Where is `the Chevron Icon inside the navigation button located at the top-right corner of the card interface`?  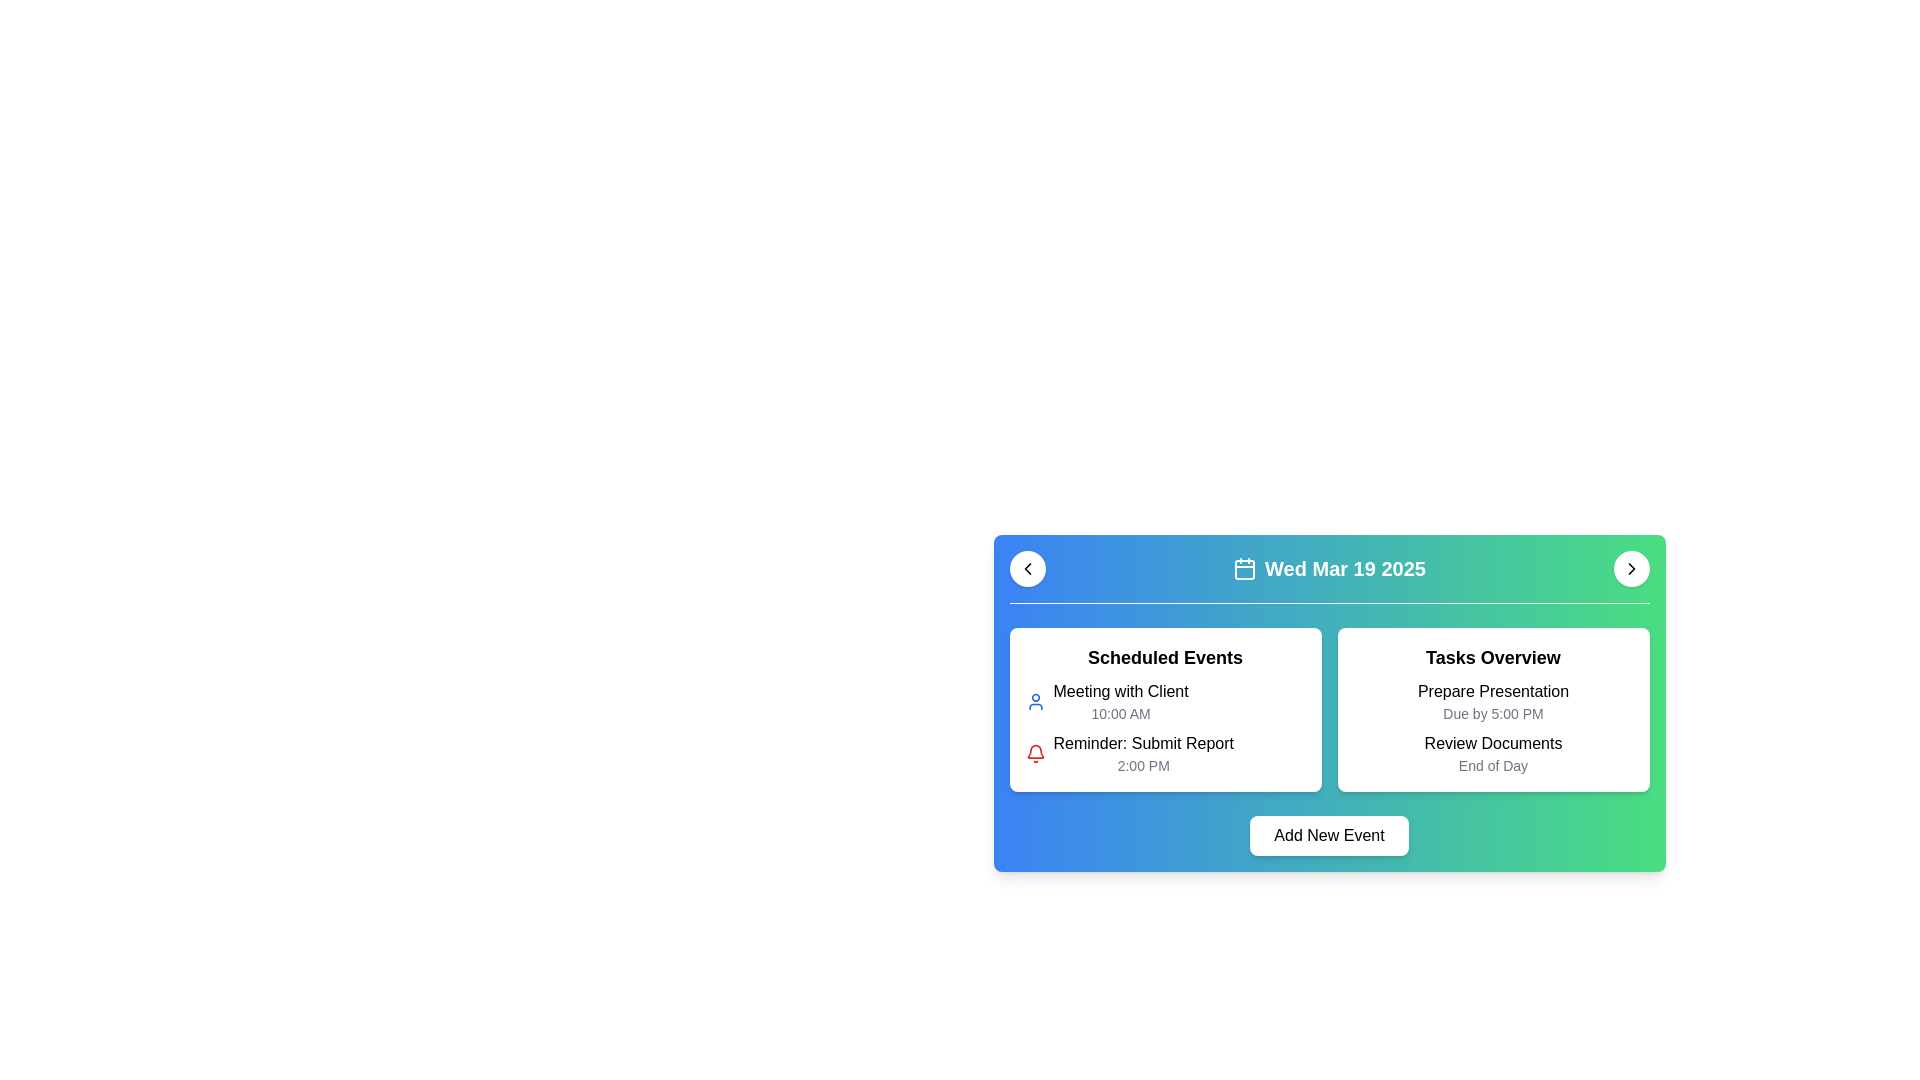 the Chevron Icon inside the navigation button located at the top-right corner of the card interface is located at coordinates (1631, 569).